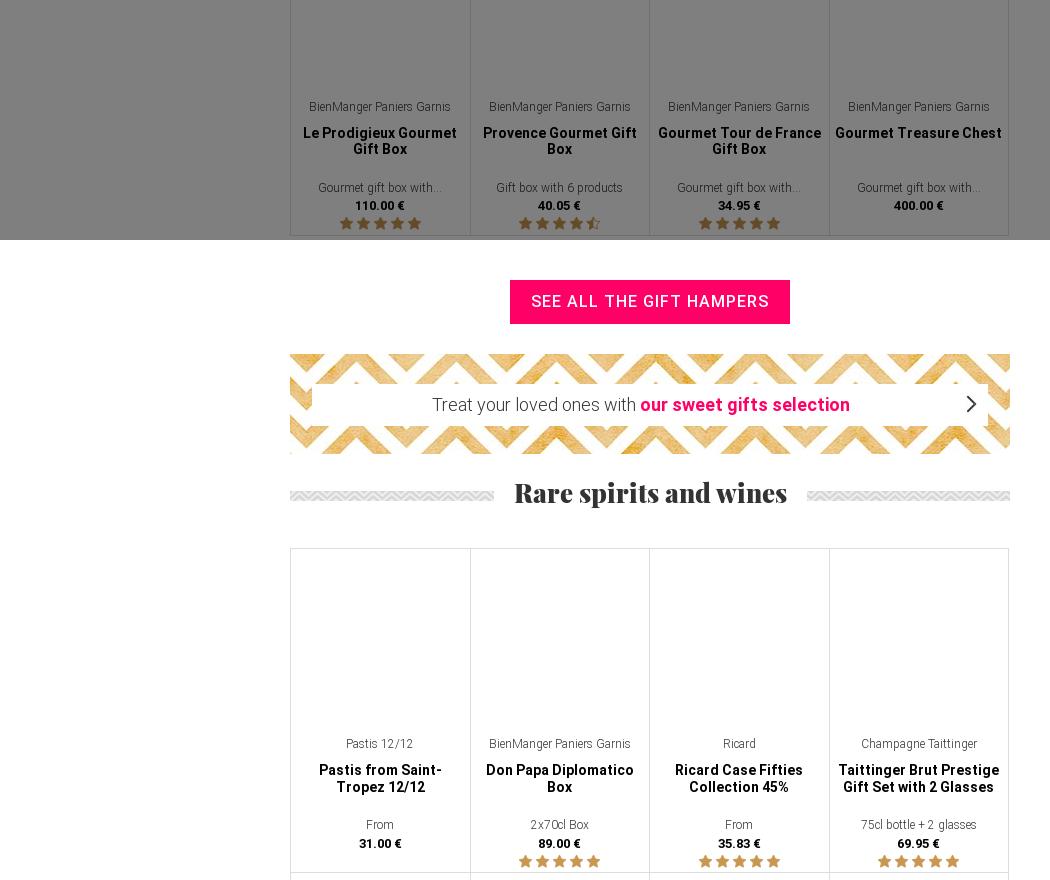 Image resolution: width=1050 pixels, height=880 pixels. I want to click on 'Provence Gourmet Gift Box', so click(559, 140).